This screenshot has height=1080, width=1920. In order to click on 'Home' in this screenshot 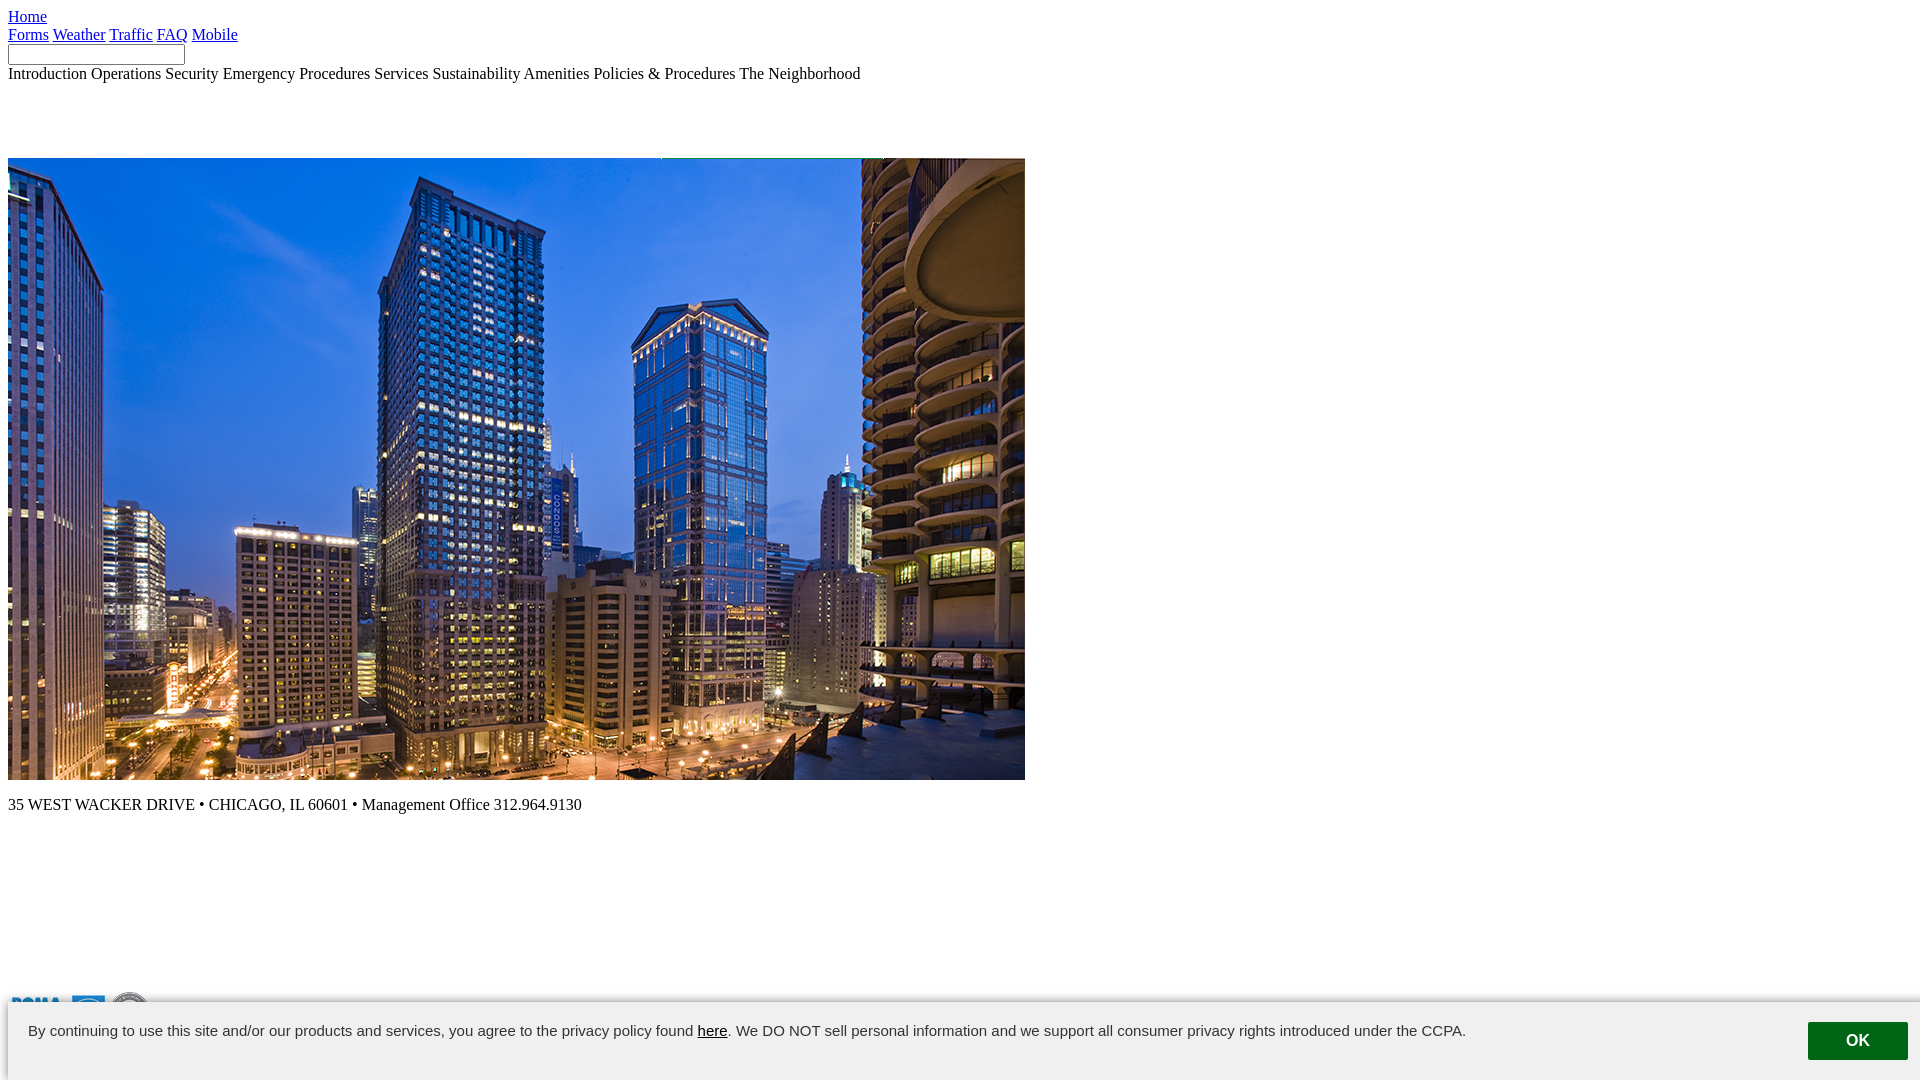, I will do `click(27, 16)`.